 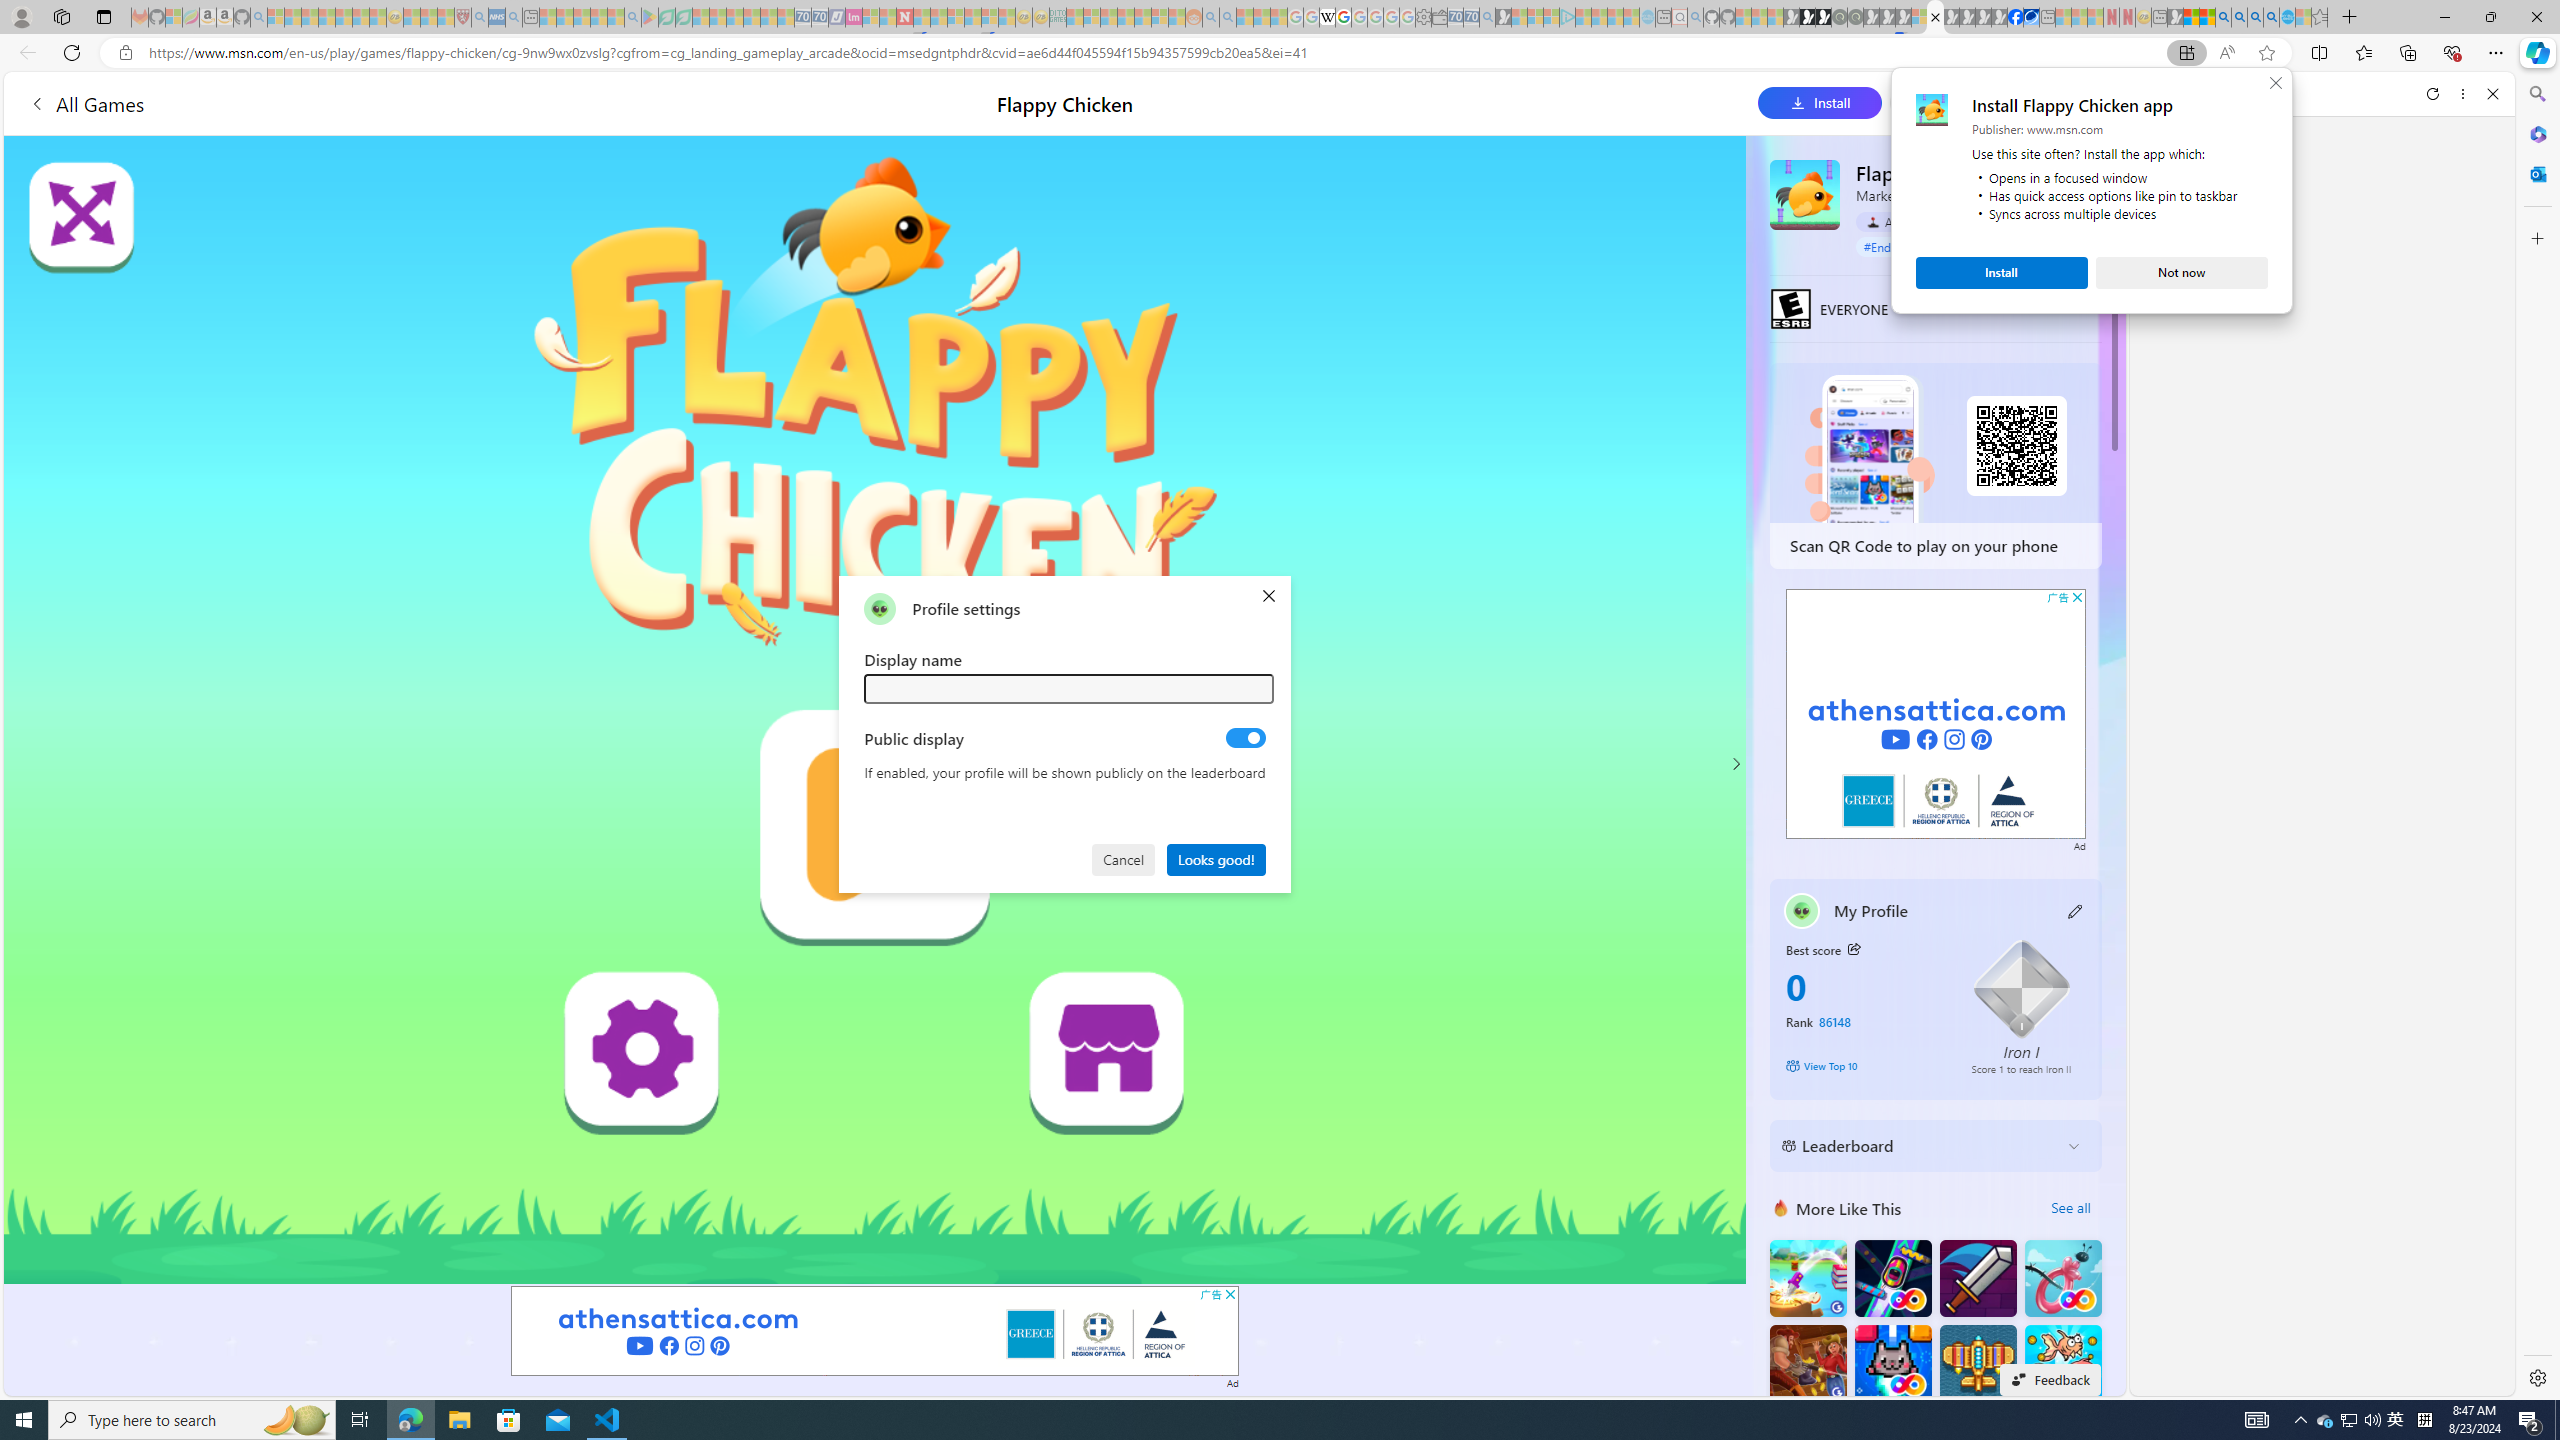 I want to click on 'See all', so click(x=2070, y=1207).